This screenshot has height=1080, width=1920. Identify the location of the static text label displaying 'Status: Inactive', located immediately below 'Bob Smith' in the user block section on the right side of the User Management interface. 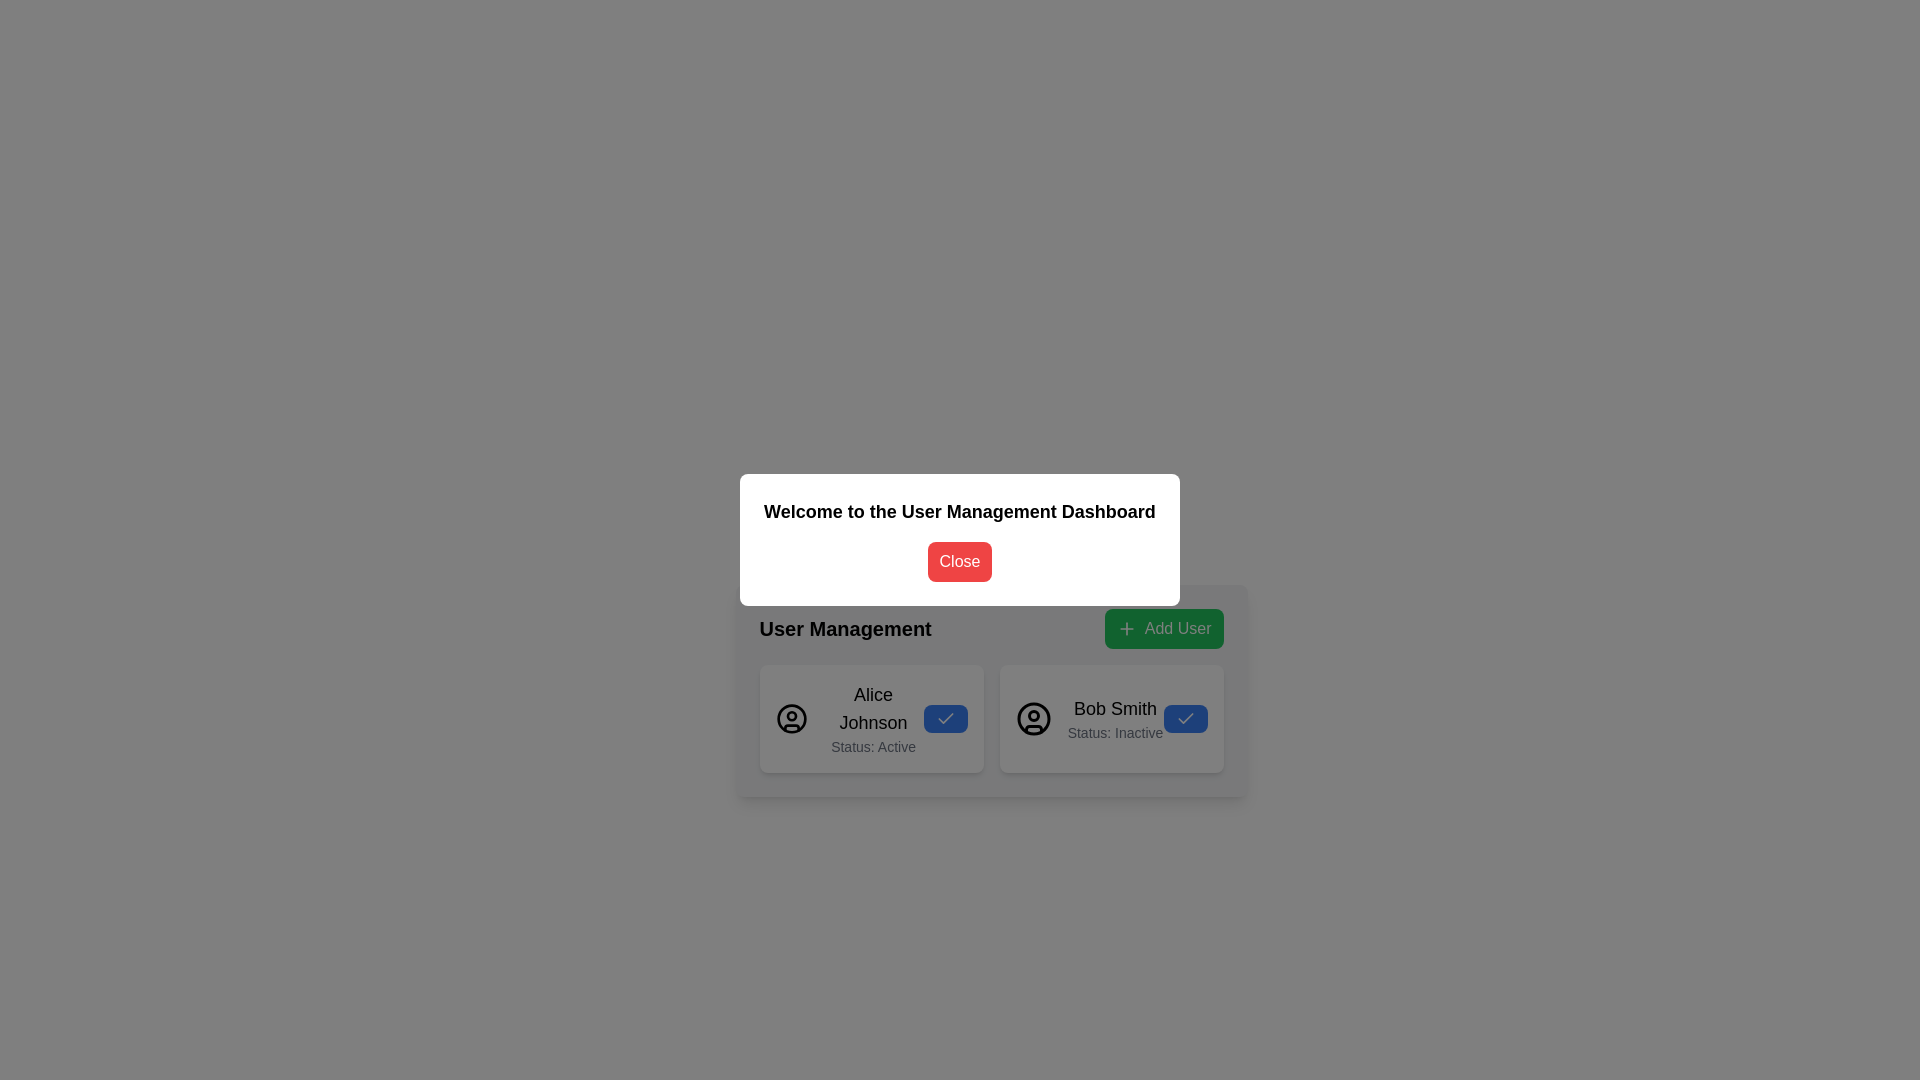
(1114, 732).